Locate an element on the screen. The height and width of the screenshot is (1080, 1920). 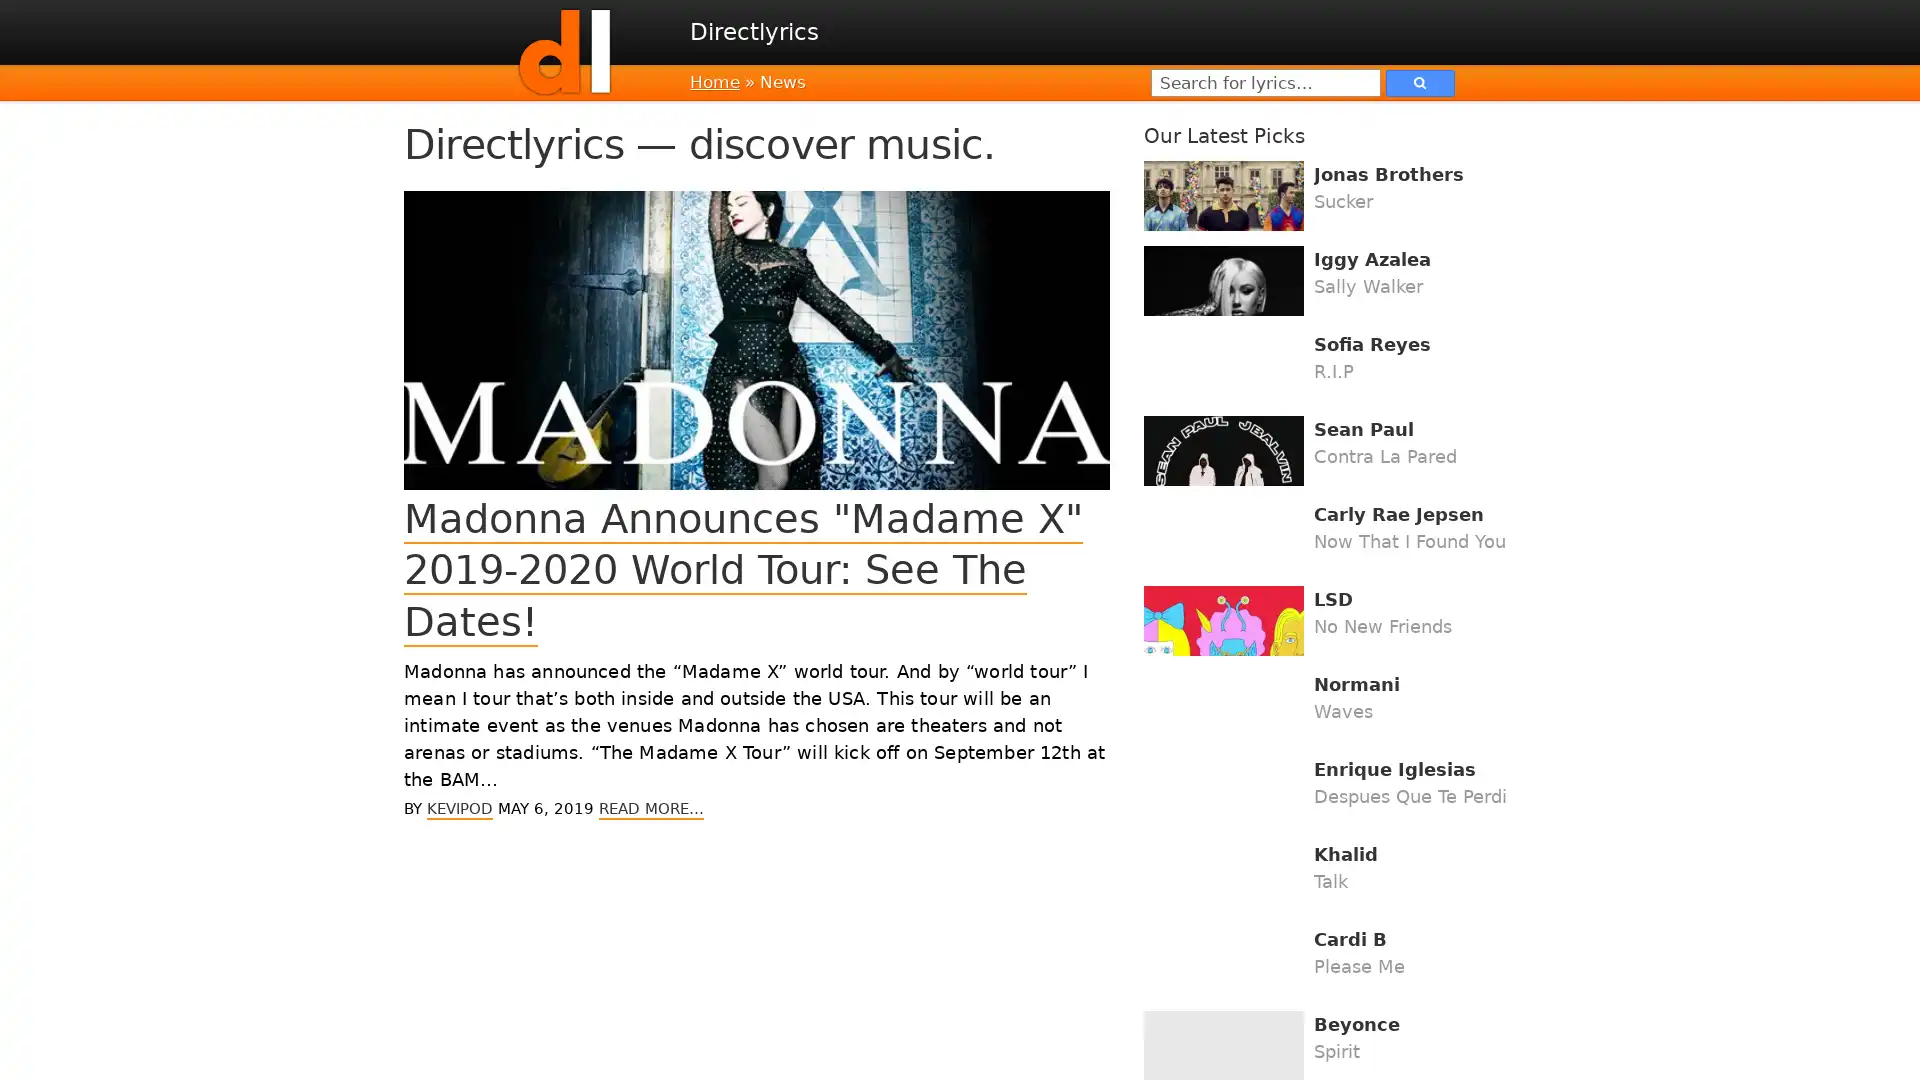
Search is located at coordinates (1419, 81).